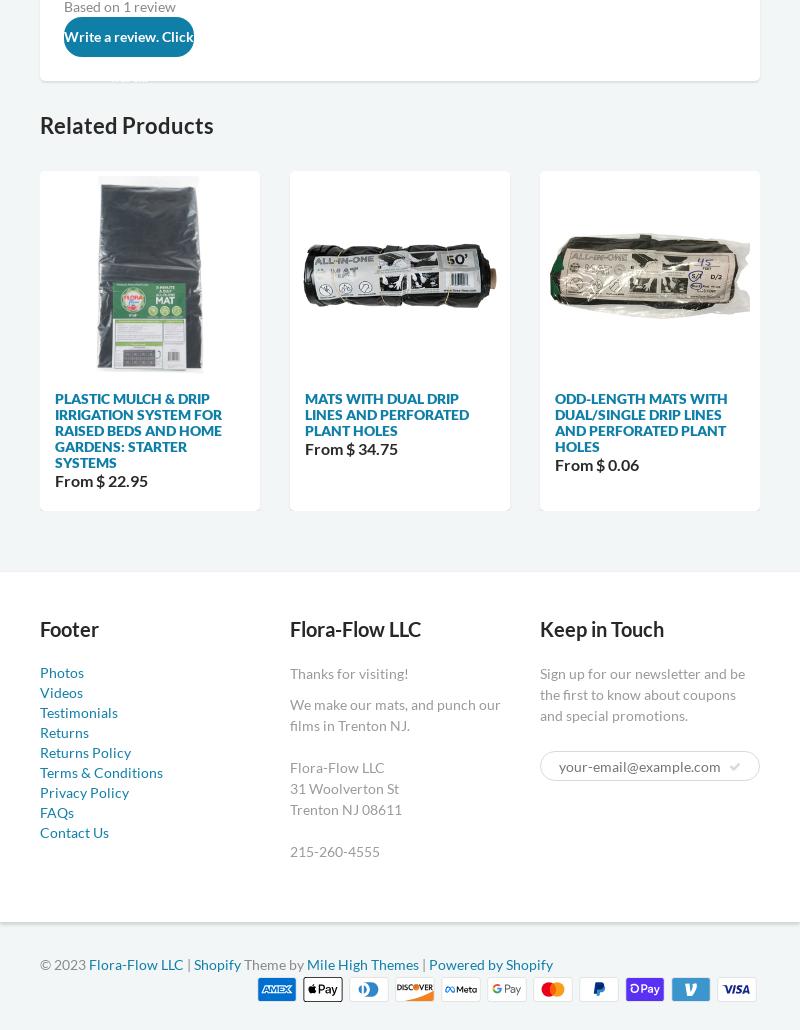 Image resolution: width=800 pixels, height=1030 pixels. What do you see at coordinates (344, 787) in the screenshot?
I see `'31 Woolverton St'` at bounding box center [344, 787].